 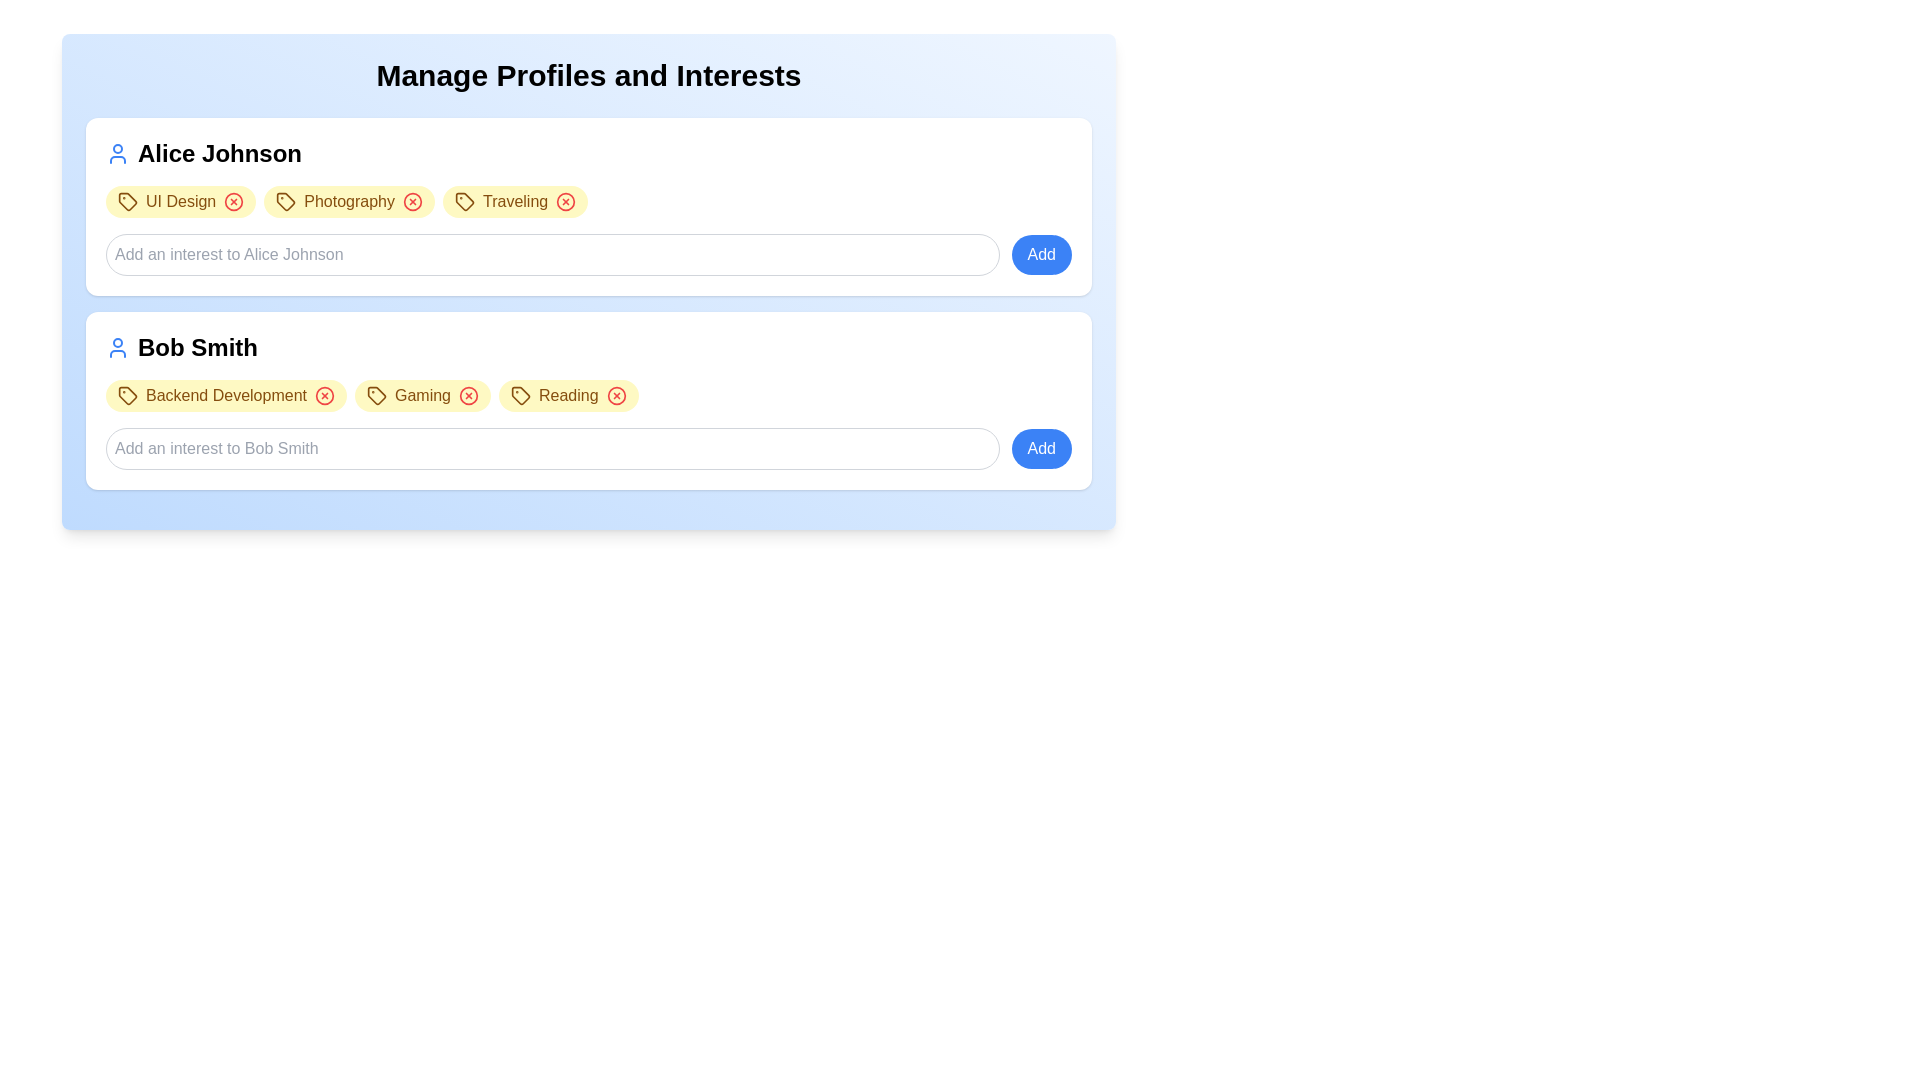 What do you see at coordinates (567, 396) in the screenshot?
I see `the red circular 'X' icon on the right side of the 'Reading' tag` at bounding box center [567, 396].